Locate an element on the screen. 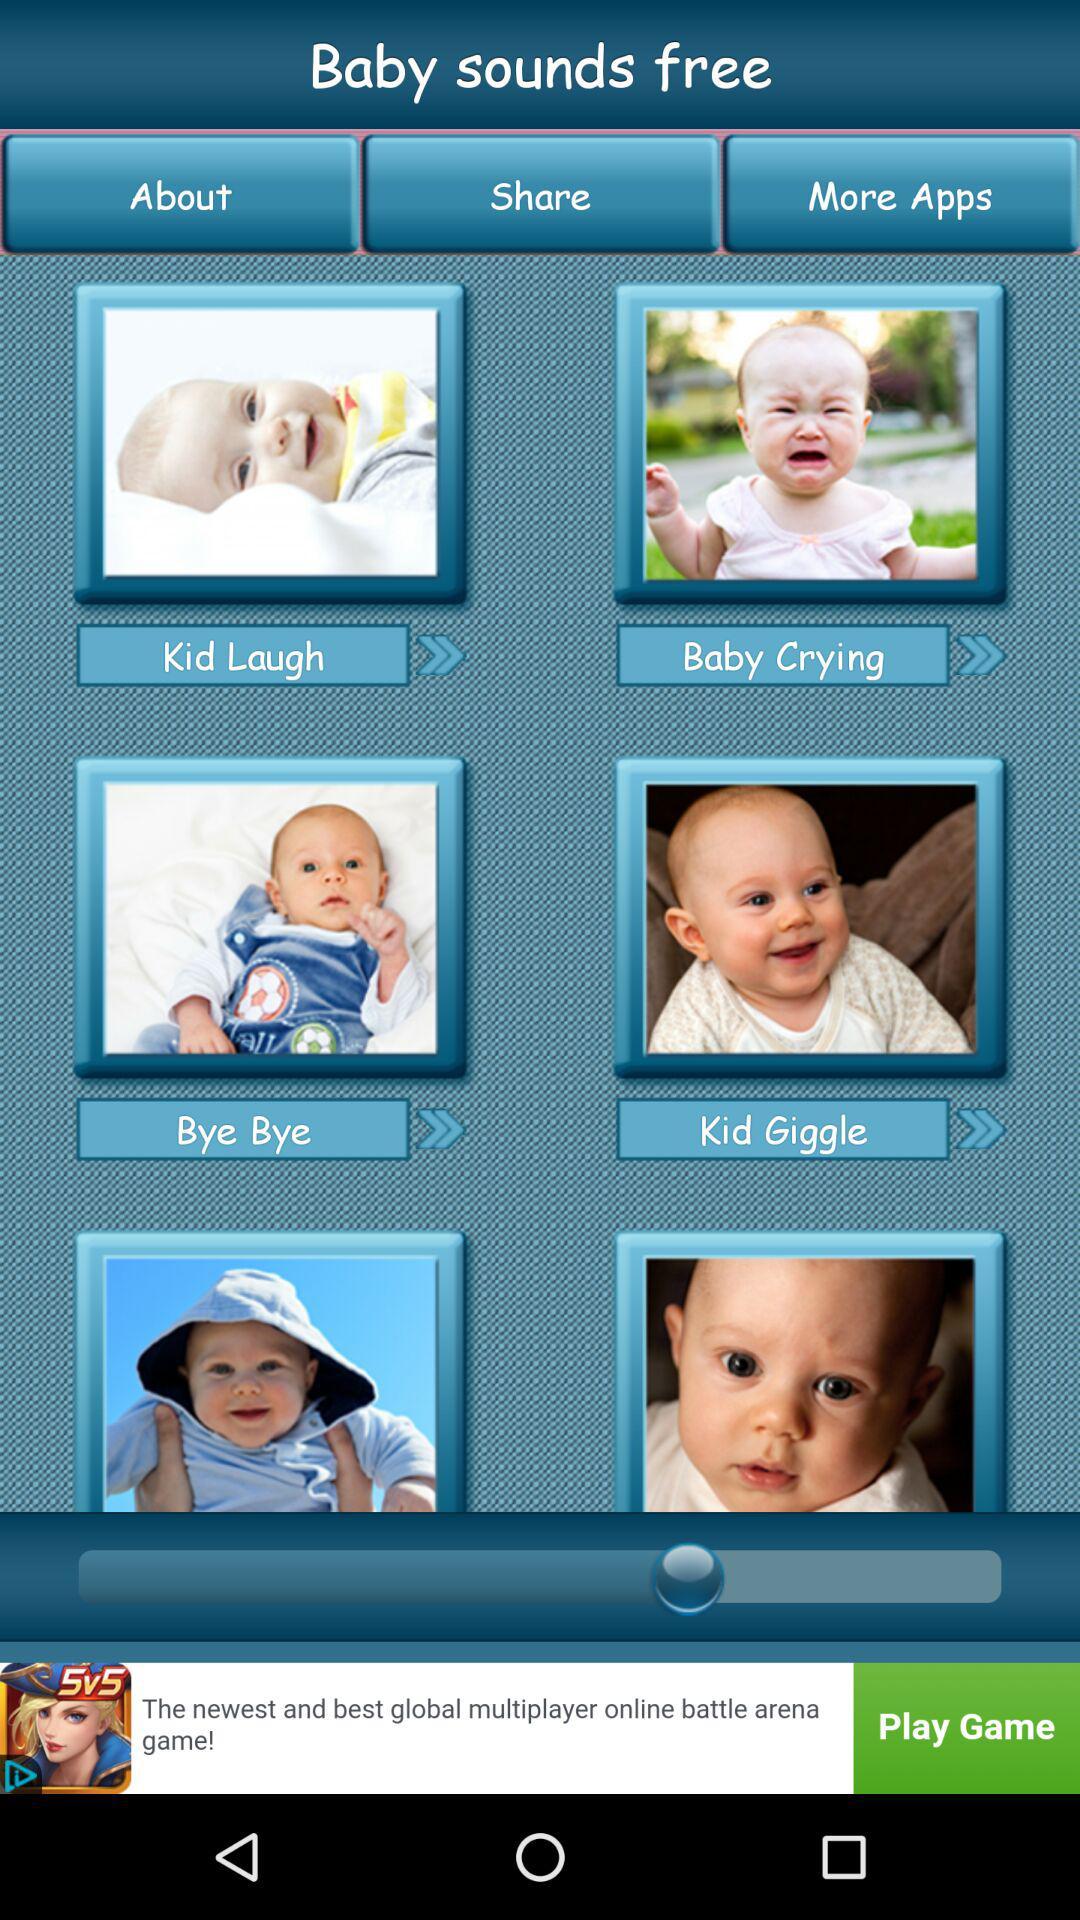  icon for kid giggle is located at coordinates (810, 917).